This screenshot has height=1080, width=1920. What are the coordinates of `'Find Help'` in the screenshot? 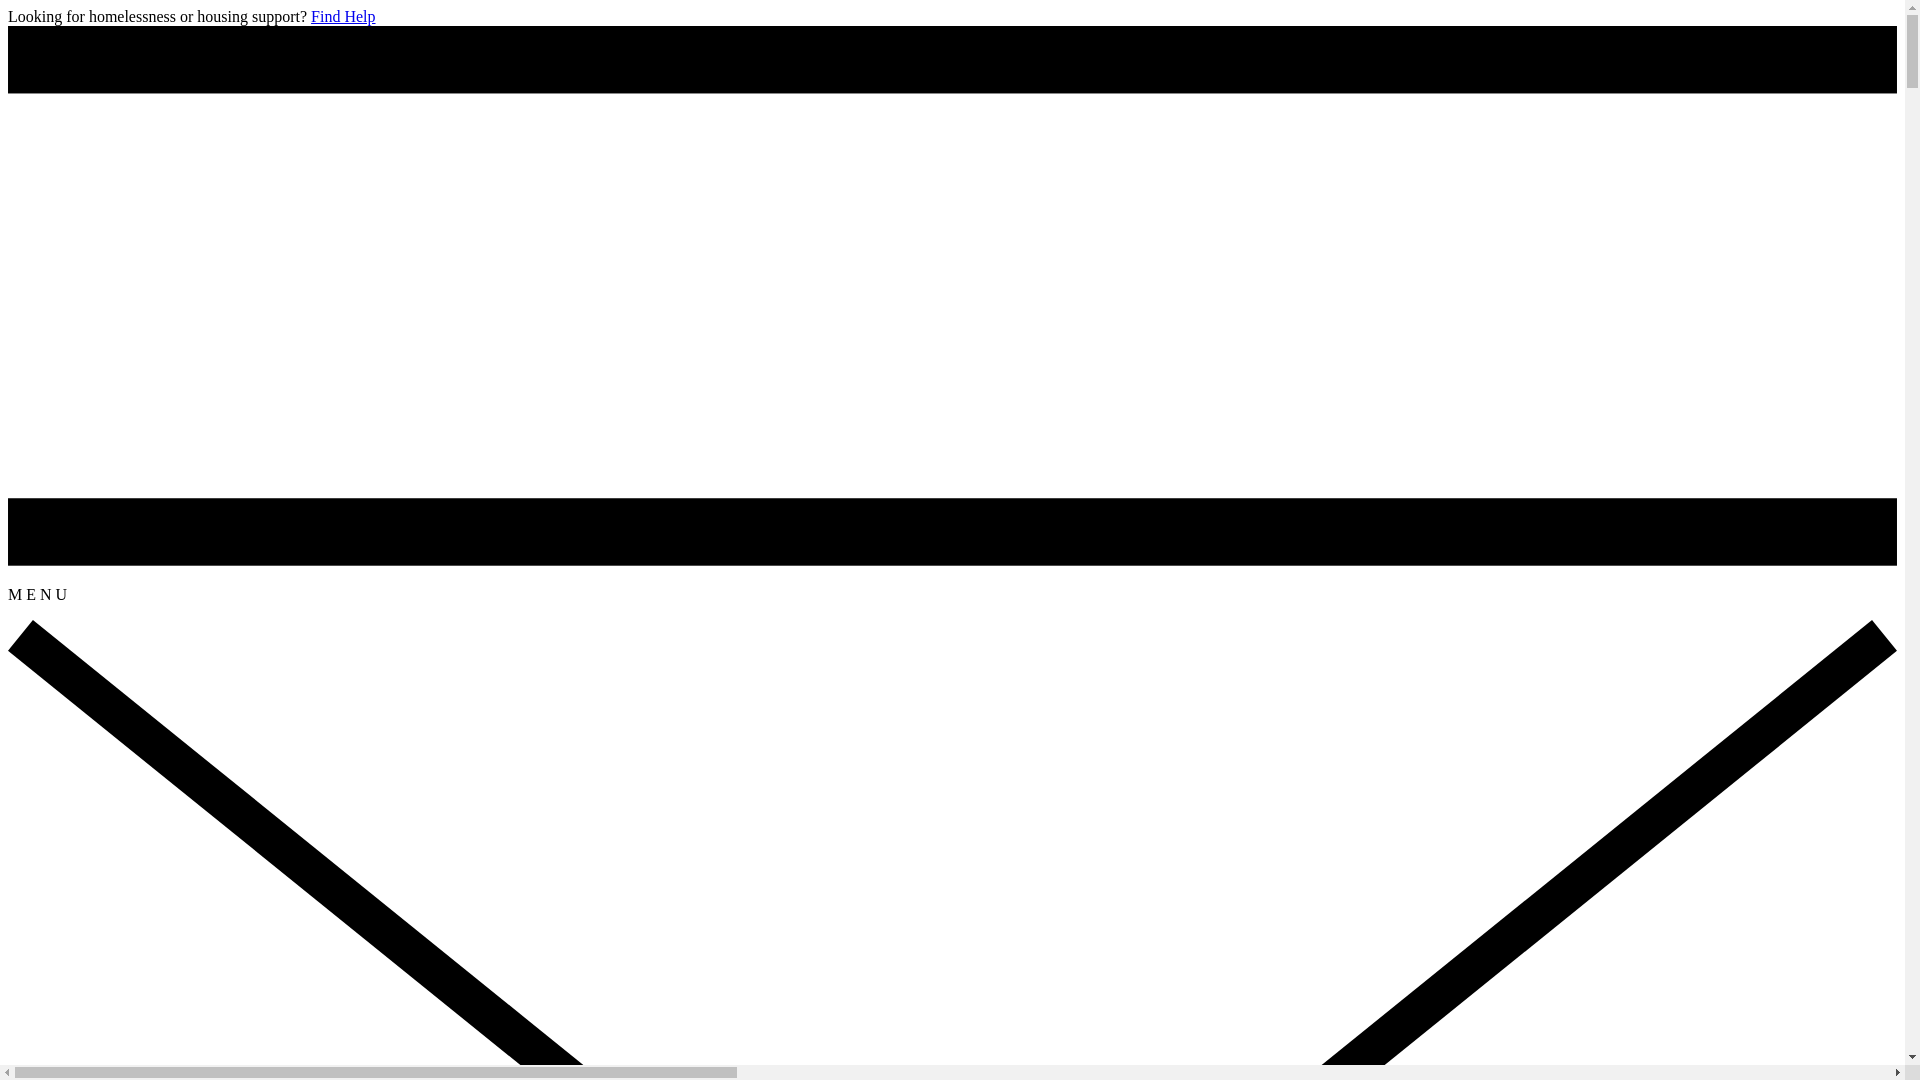 It's located at (310, 16).